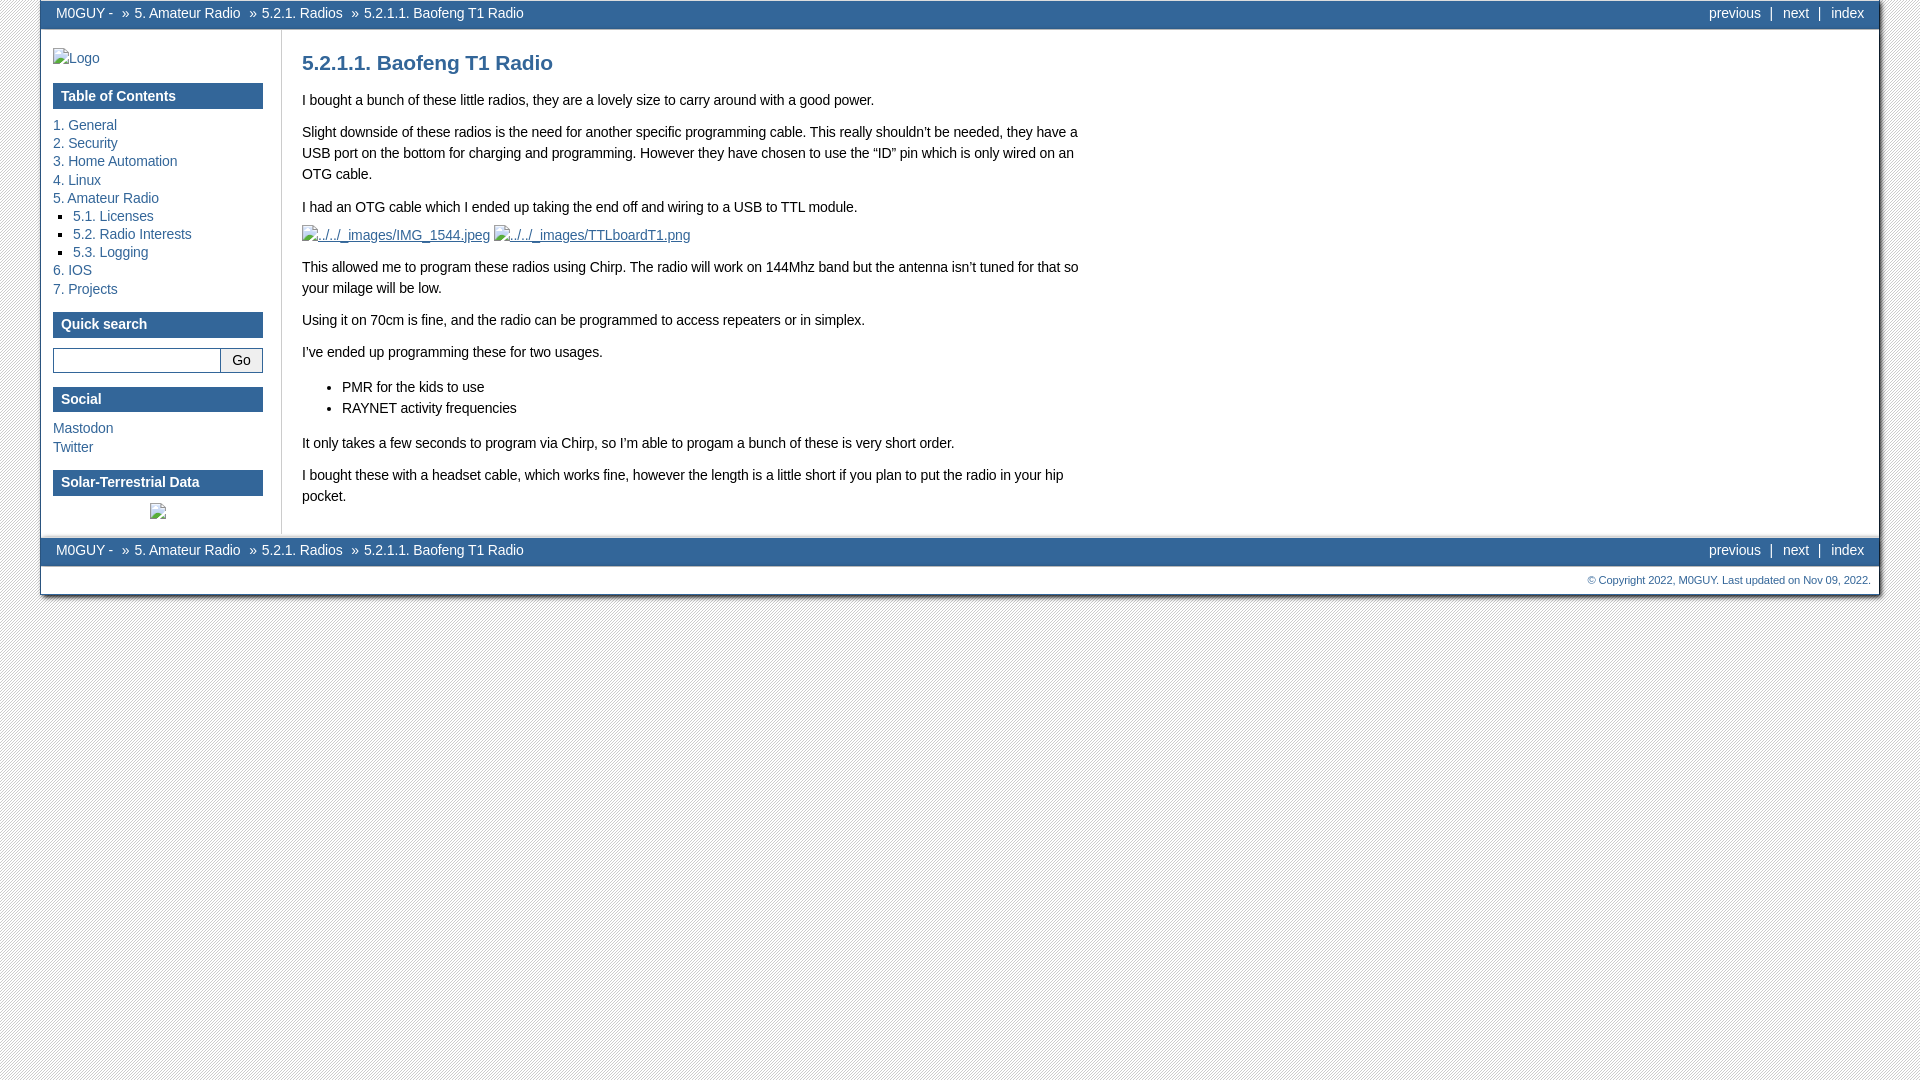 This screenshot has width=1920, height=1080. What do you see at coordinates (1733, 12) in the screenshot?
I see `'previous'` at bounding box center [1733, 12].